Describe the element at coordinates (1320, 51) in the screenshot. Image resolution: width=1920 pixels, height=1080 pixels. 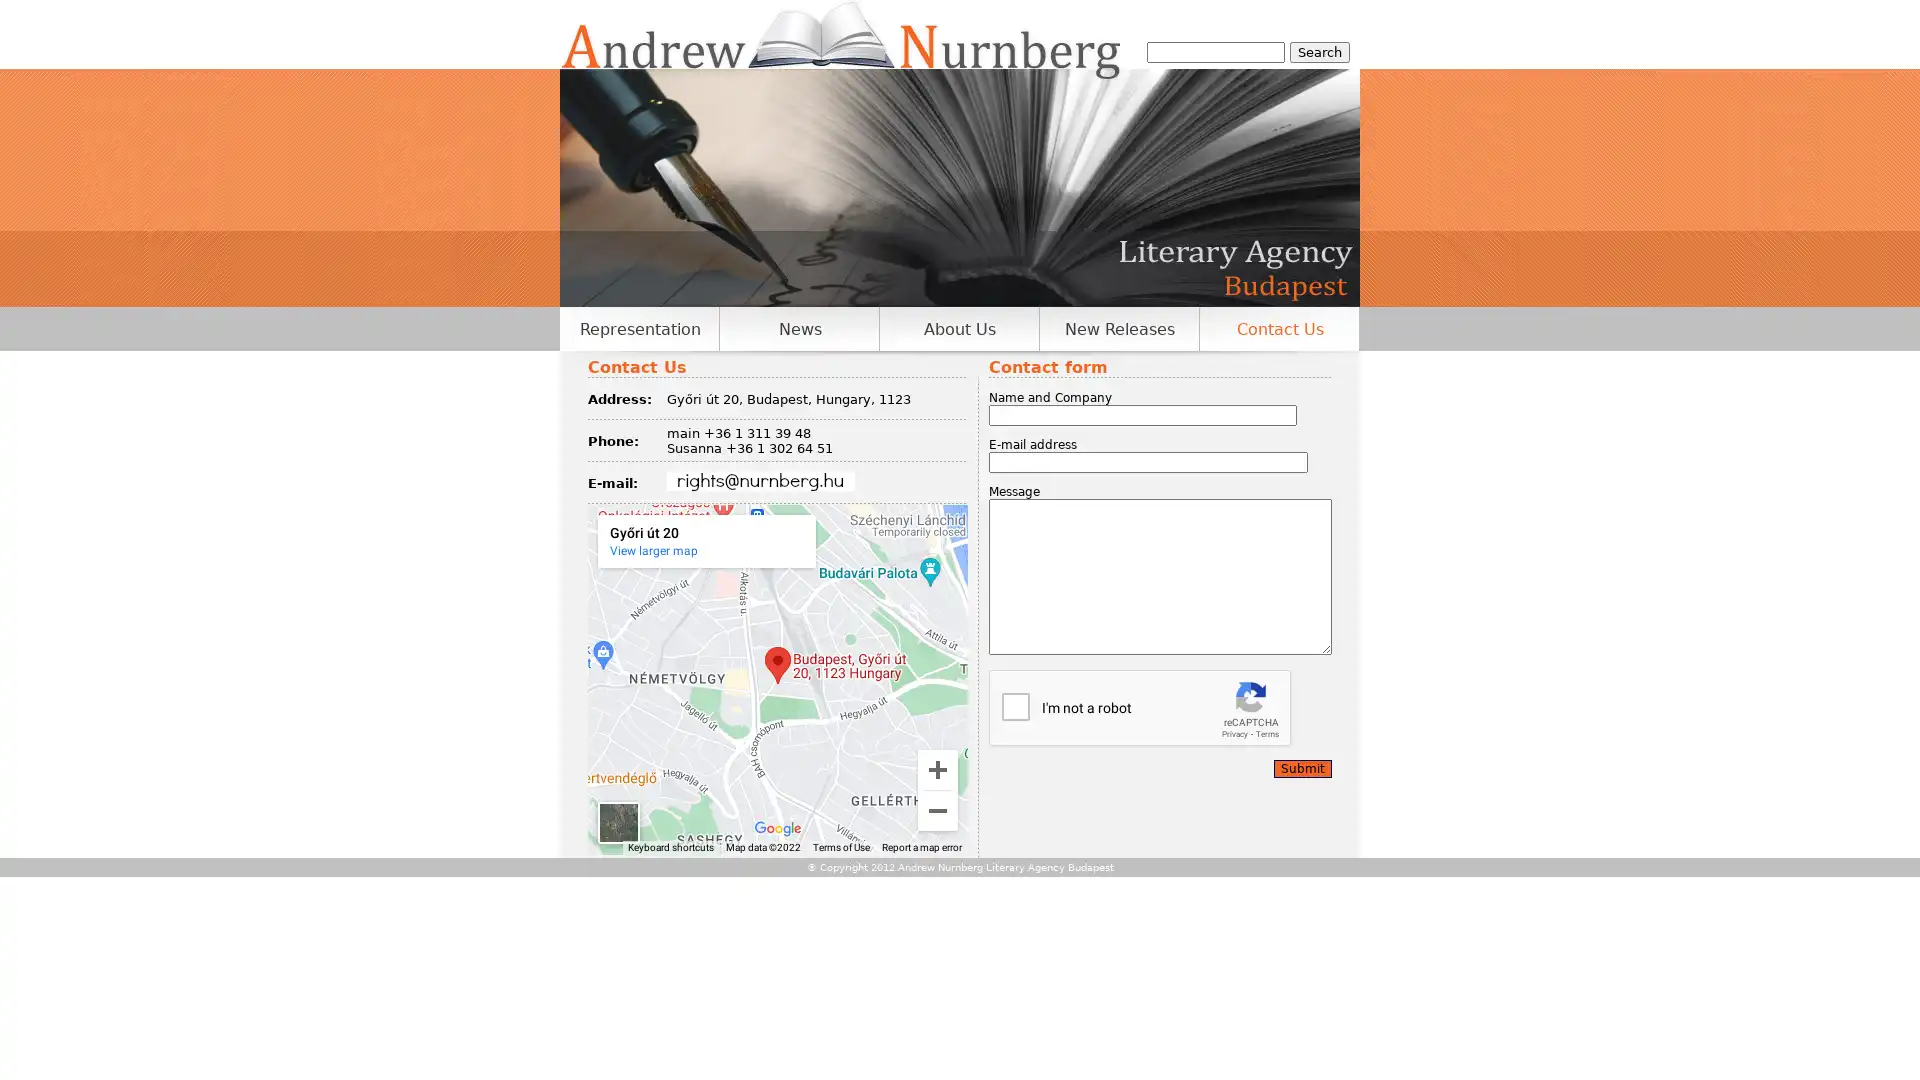
I see `Search` at that location.